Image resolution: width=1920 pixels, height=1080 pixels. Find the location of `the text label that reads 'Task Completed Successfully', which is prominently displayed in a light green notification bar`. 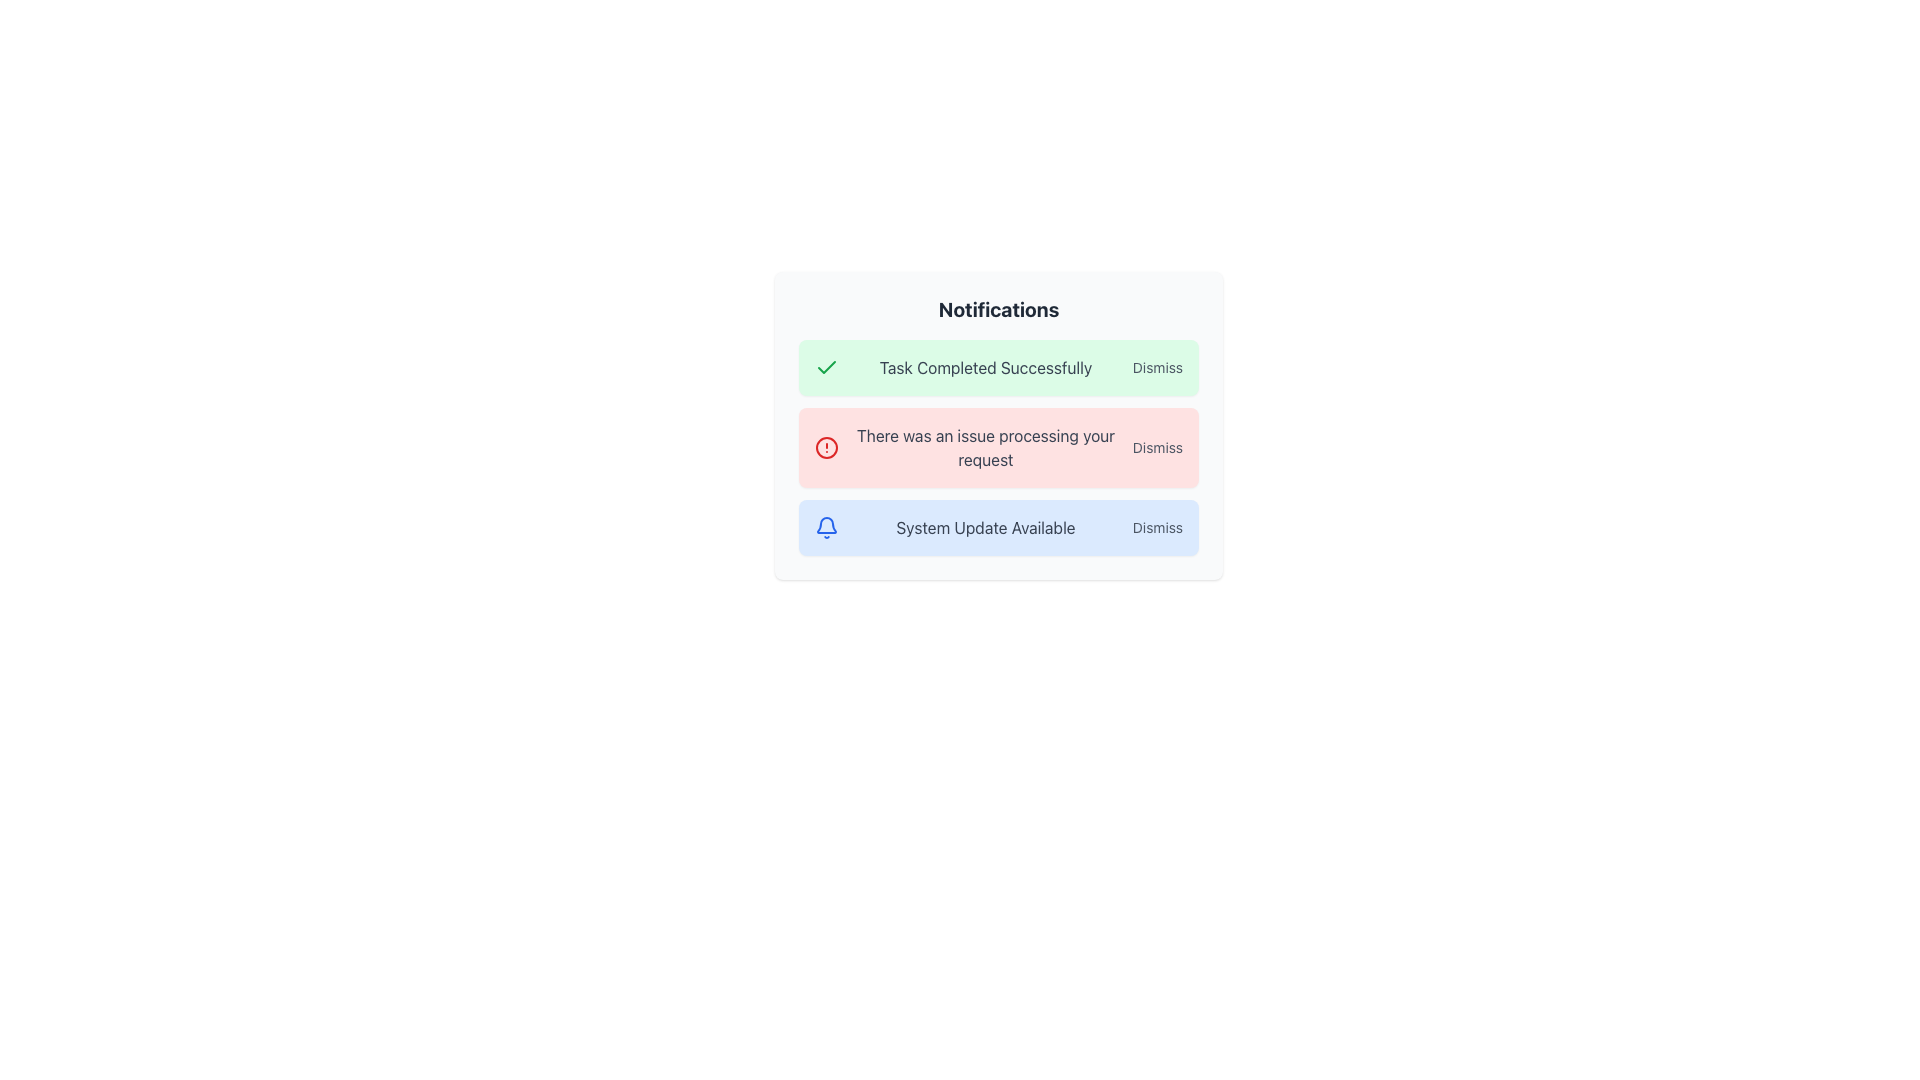

the text label that reads 'Task Completed Successfully', which is prominently displayed in a light green notification bar is located at coordinates (985, 367).